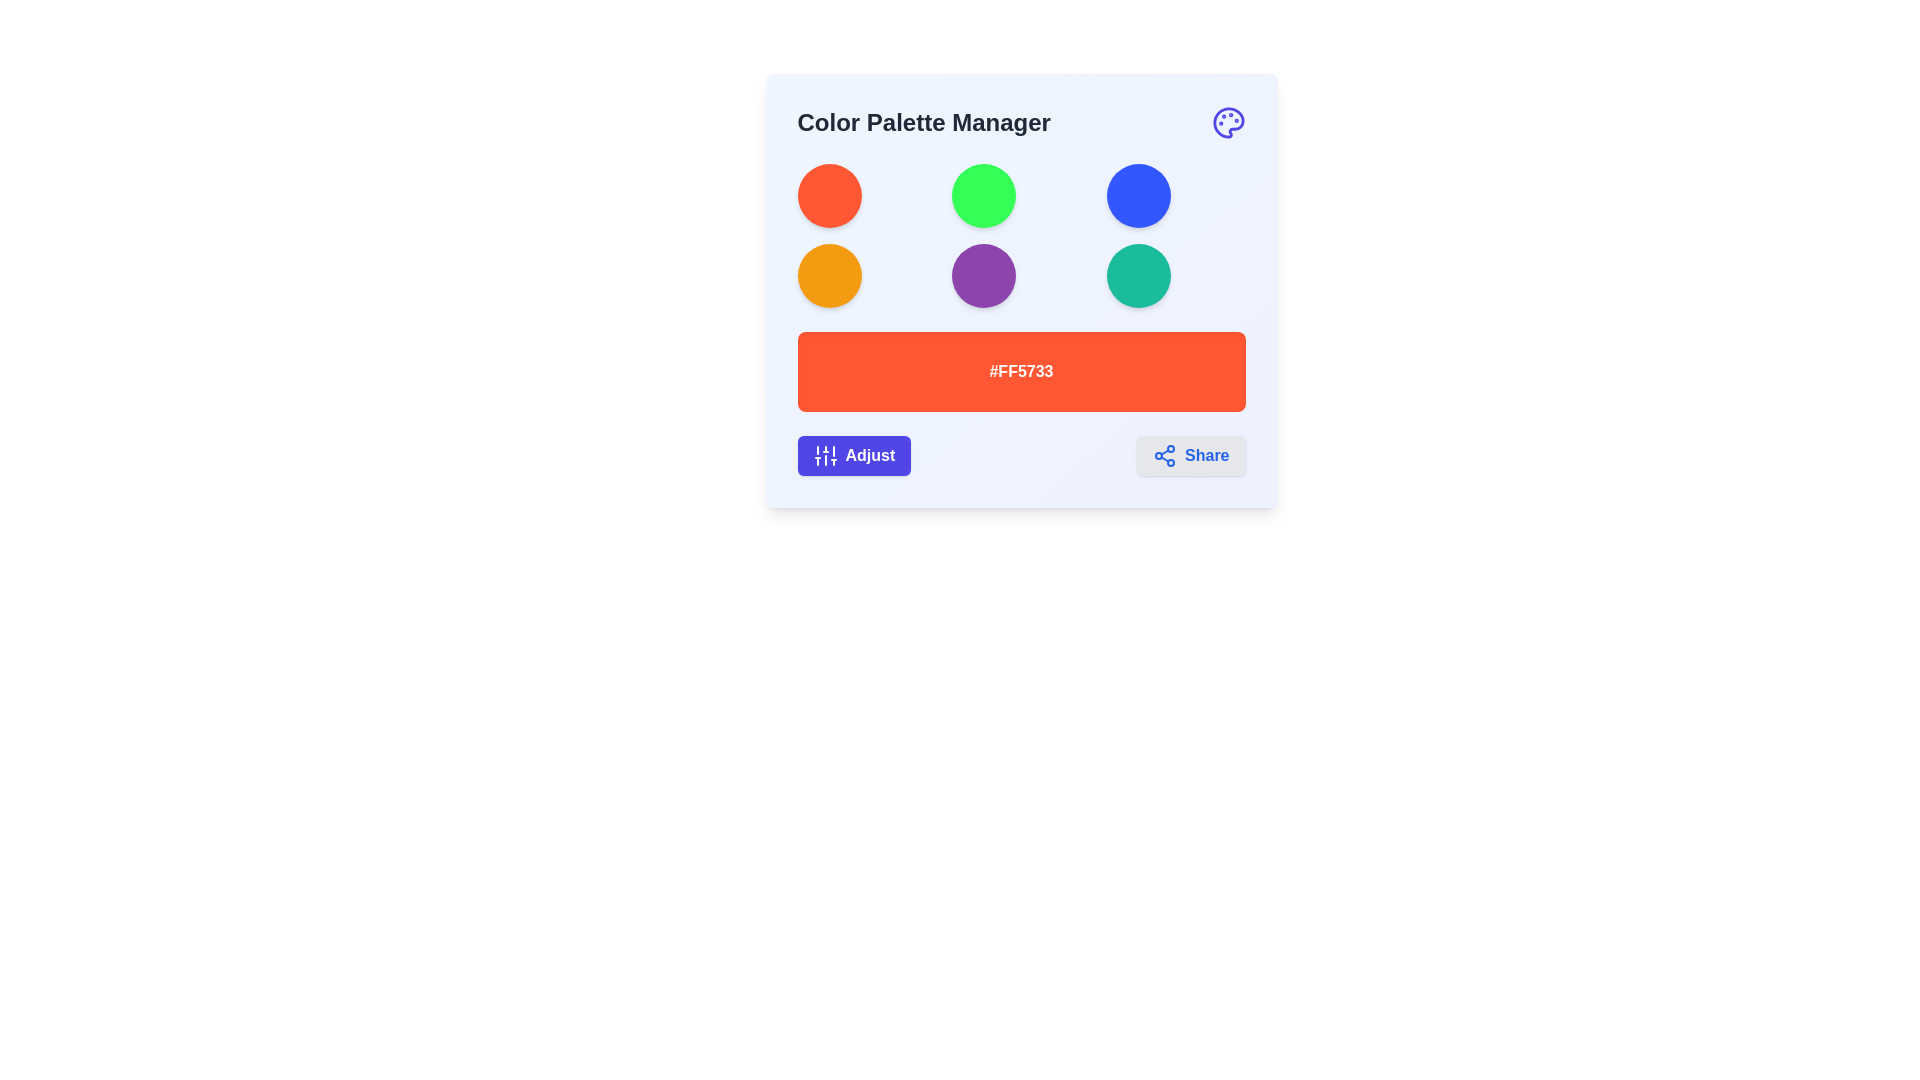 The width and height of the screenshot is (1920, 1080). Describe the element at coordinates (825, 455) in the screenshot. I see `the icon resembling vertical sliders located within the 'Adjust' button in the bottom-left corner of the widget` at that location.